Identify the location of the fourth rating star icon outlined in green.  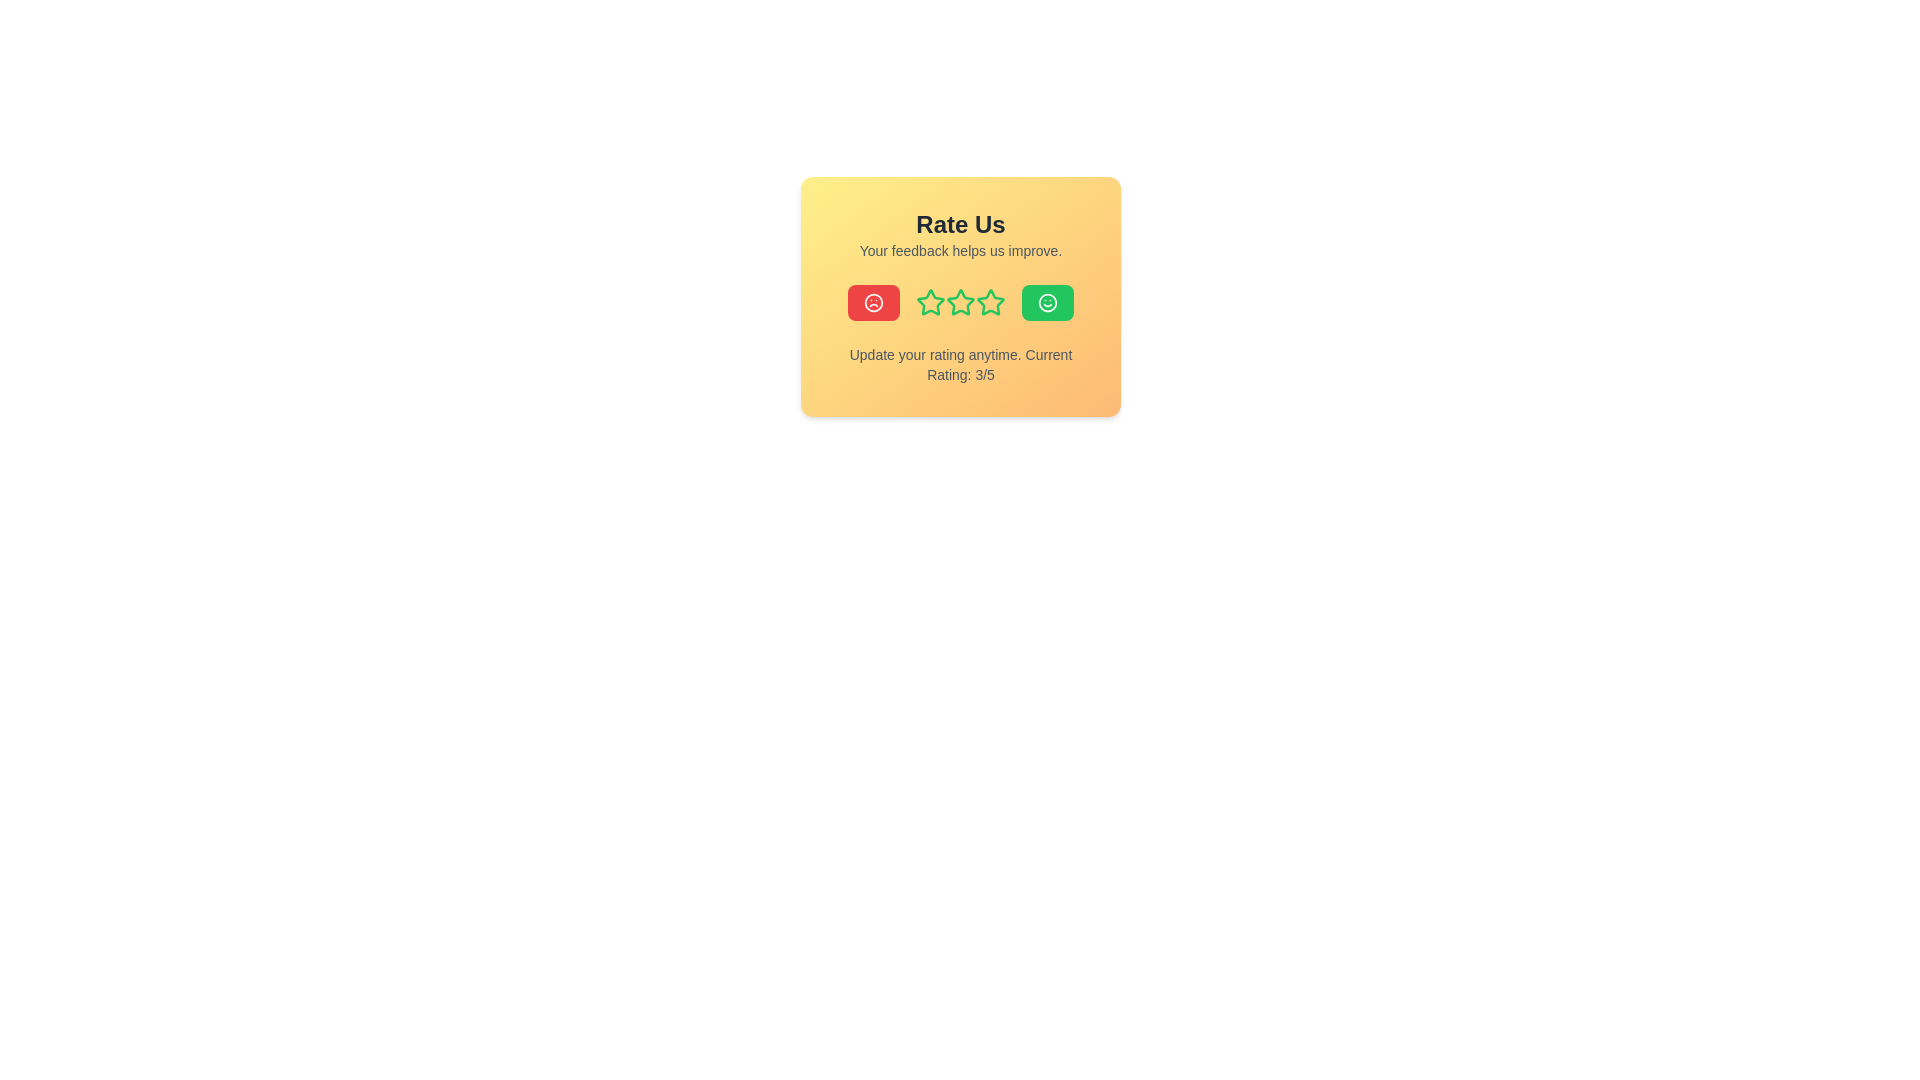
(990, 302).